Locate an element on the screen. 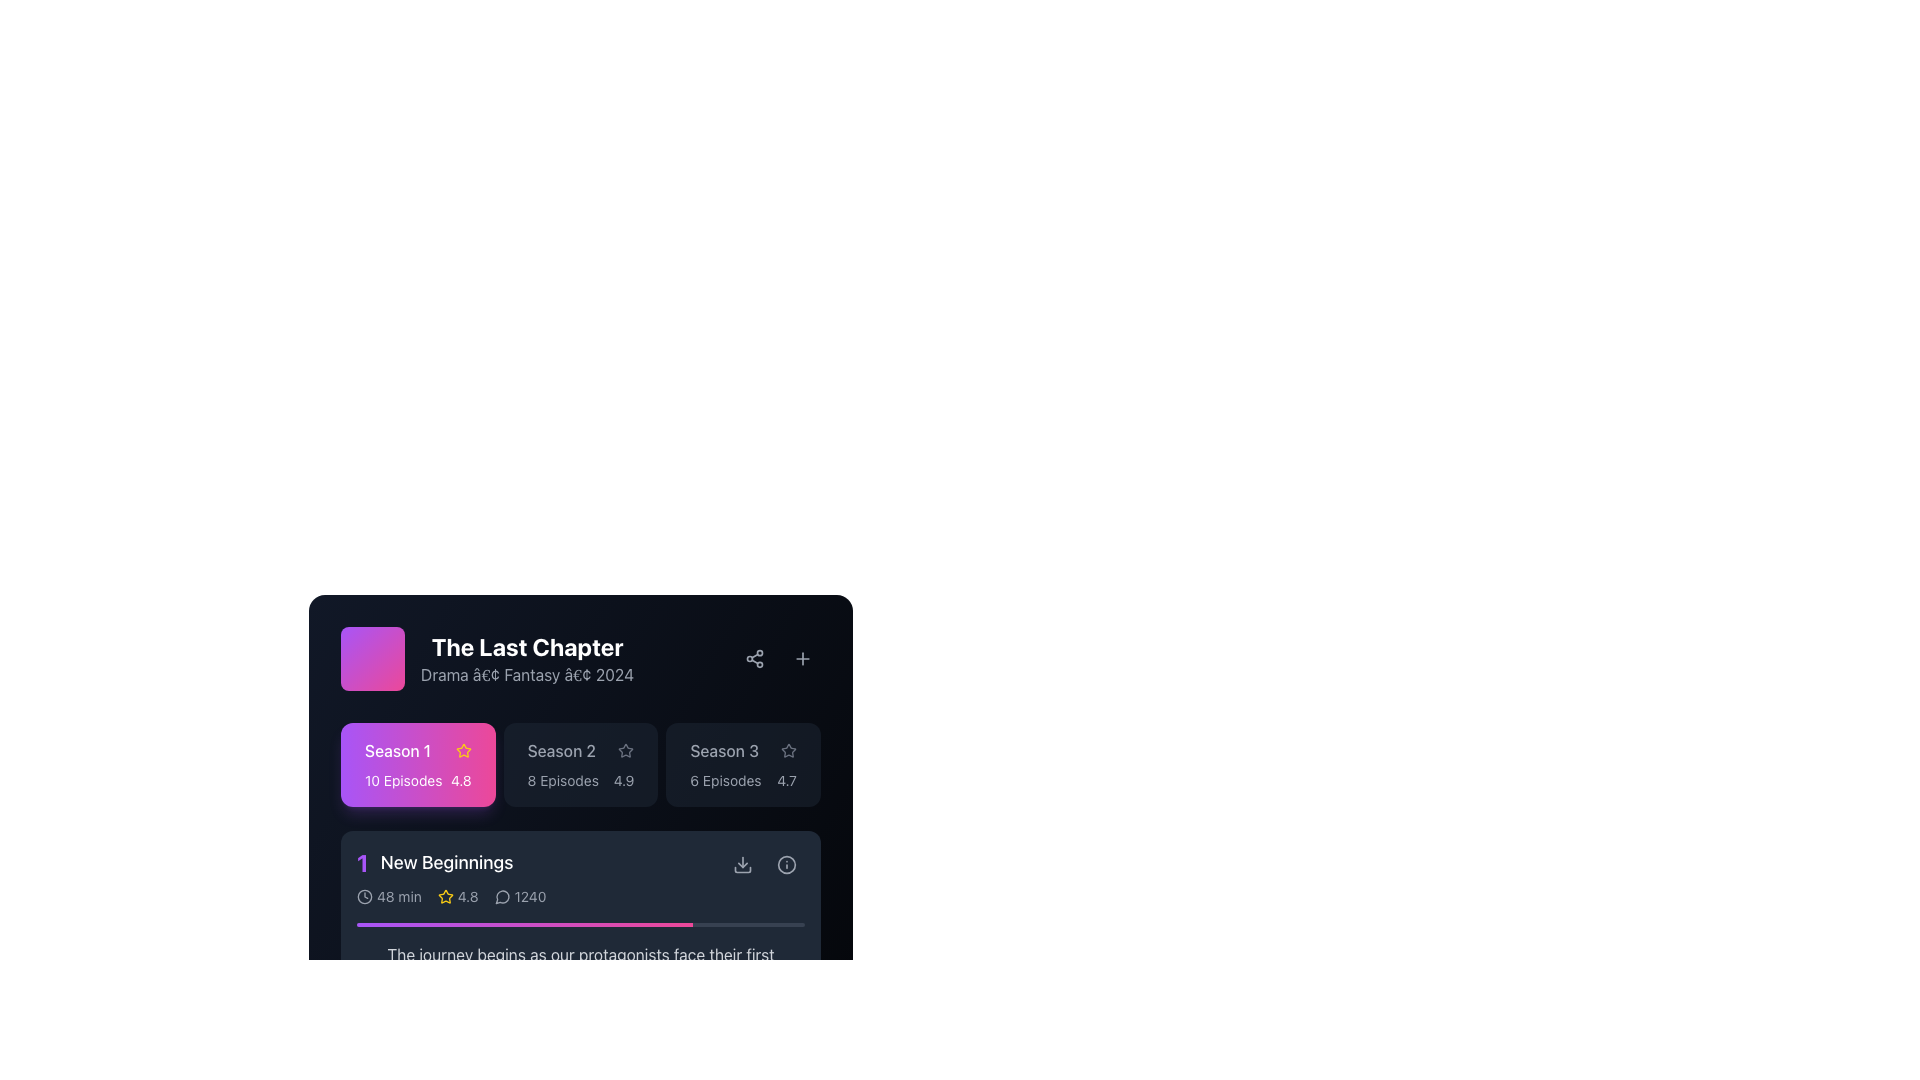  displayed rating value of the Rating Indicator element, which shows a star icon and the numerical value '4.8', located beneath the series title 'New Beginnings' is located at coordinates (457, 896).